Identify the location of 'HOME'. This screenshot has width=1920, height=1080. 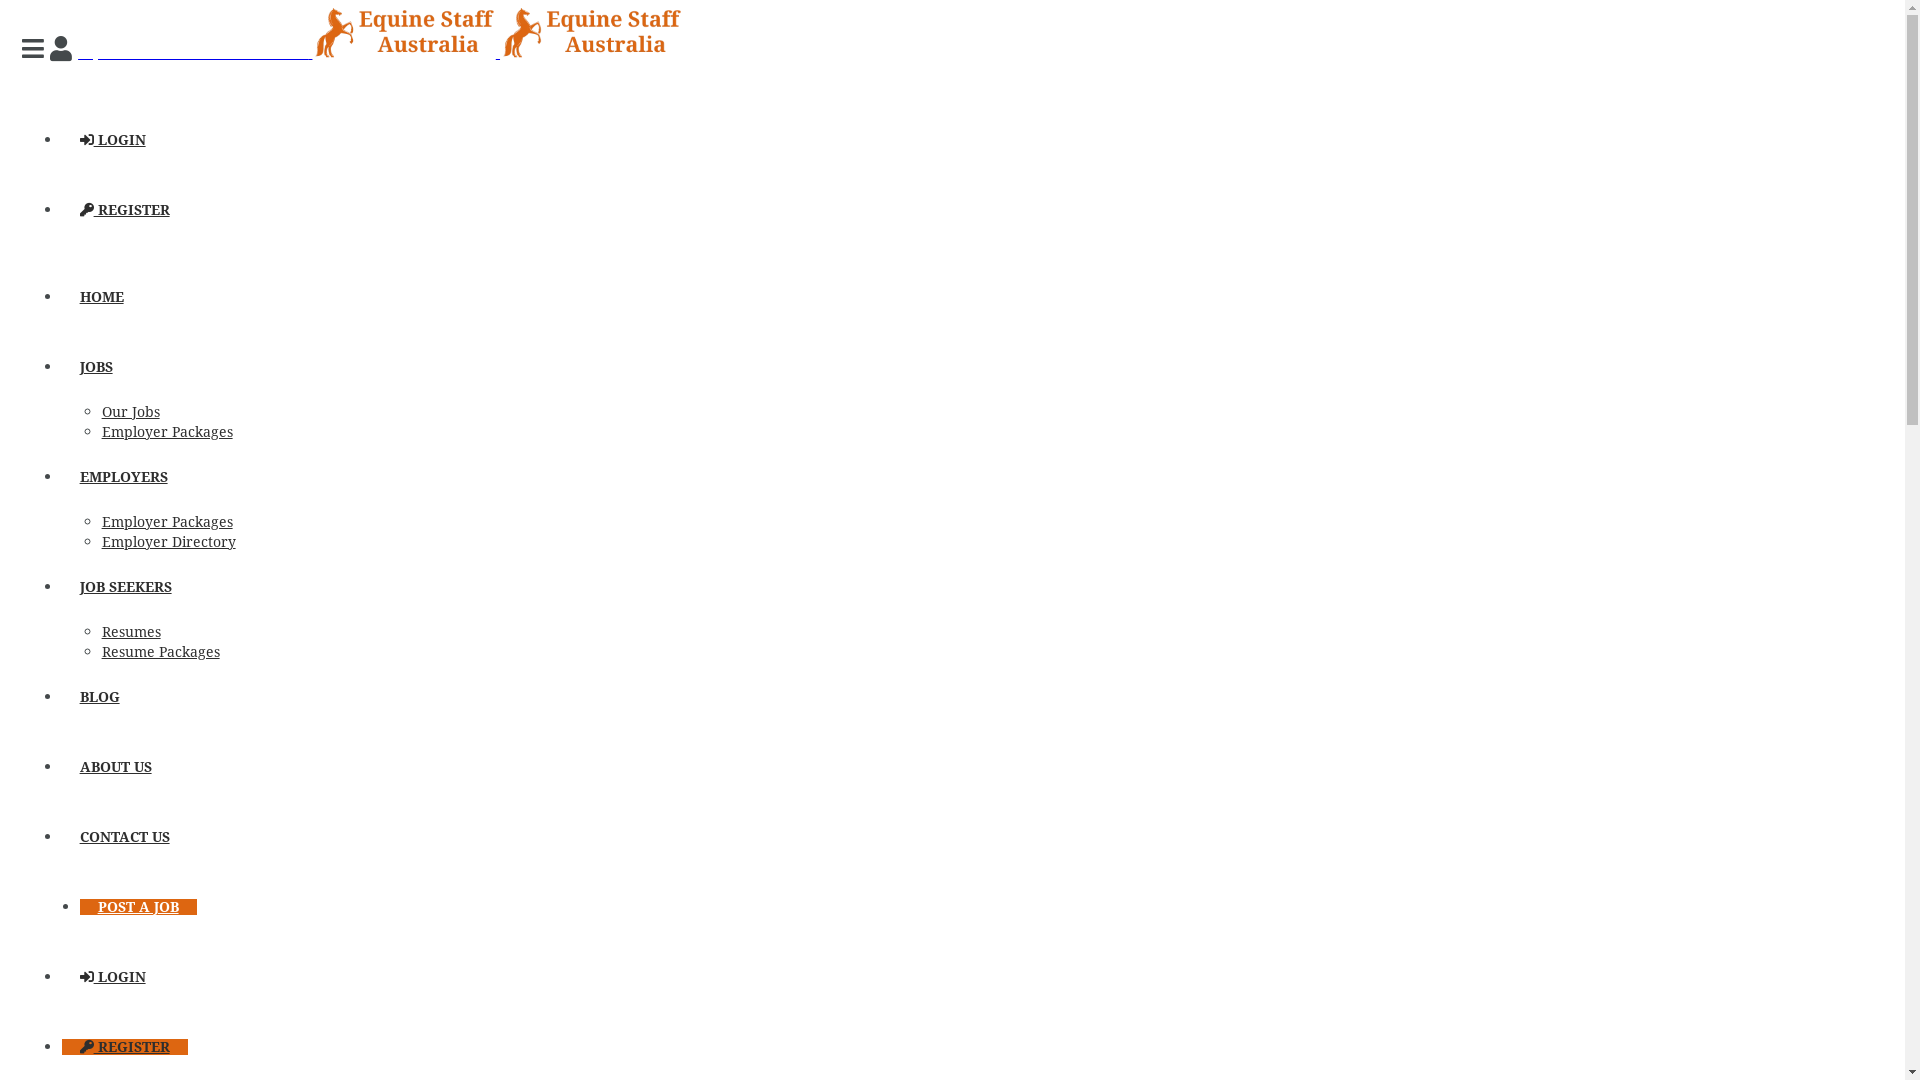
(100, 297).